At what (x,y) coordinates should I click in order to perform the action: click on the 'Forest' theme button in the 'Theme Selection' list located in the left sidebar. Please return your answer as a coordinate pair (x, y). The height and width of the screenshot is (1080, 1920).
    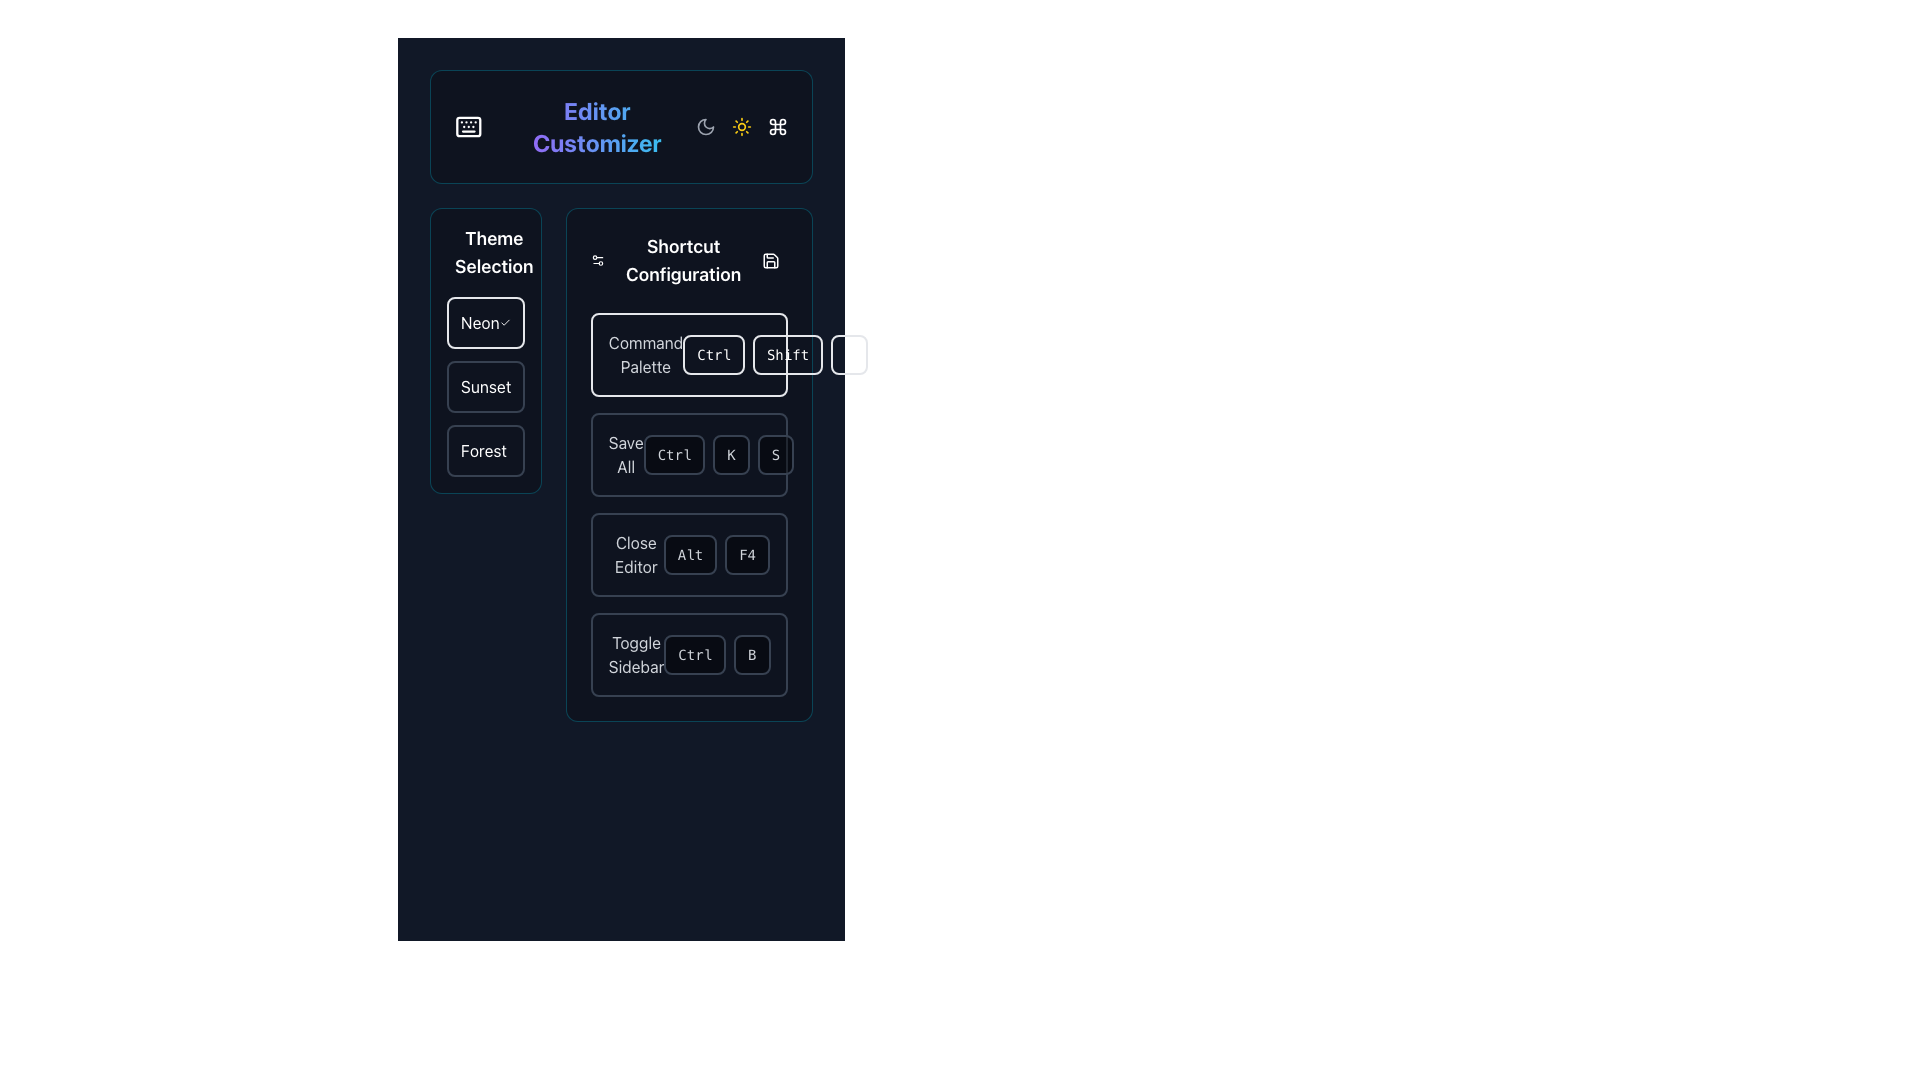
    Looking at the image, I should click on (485, 451).